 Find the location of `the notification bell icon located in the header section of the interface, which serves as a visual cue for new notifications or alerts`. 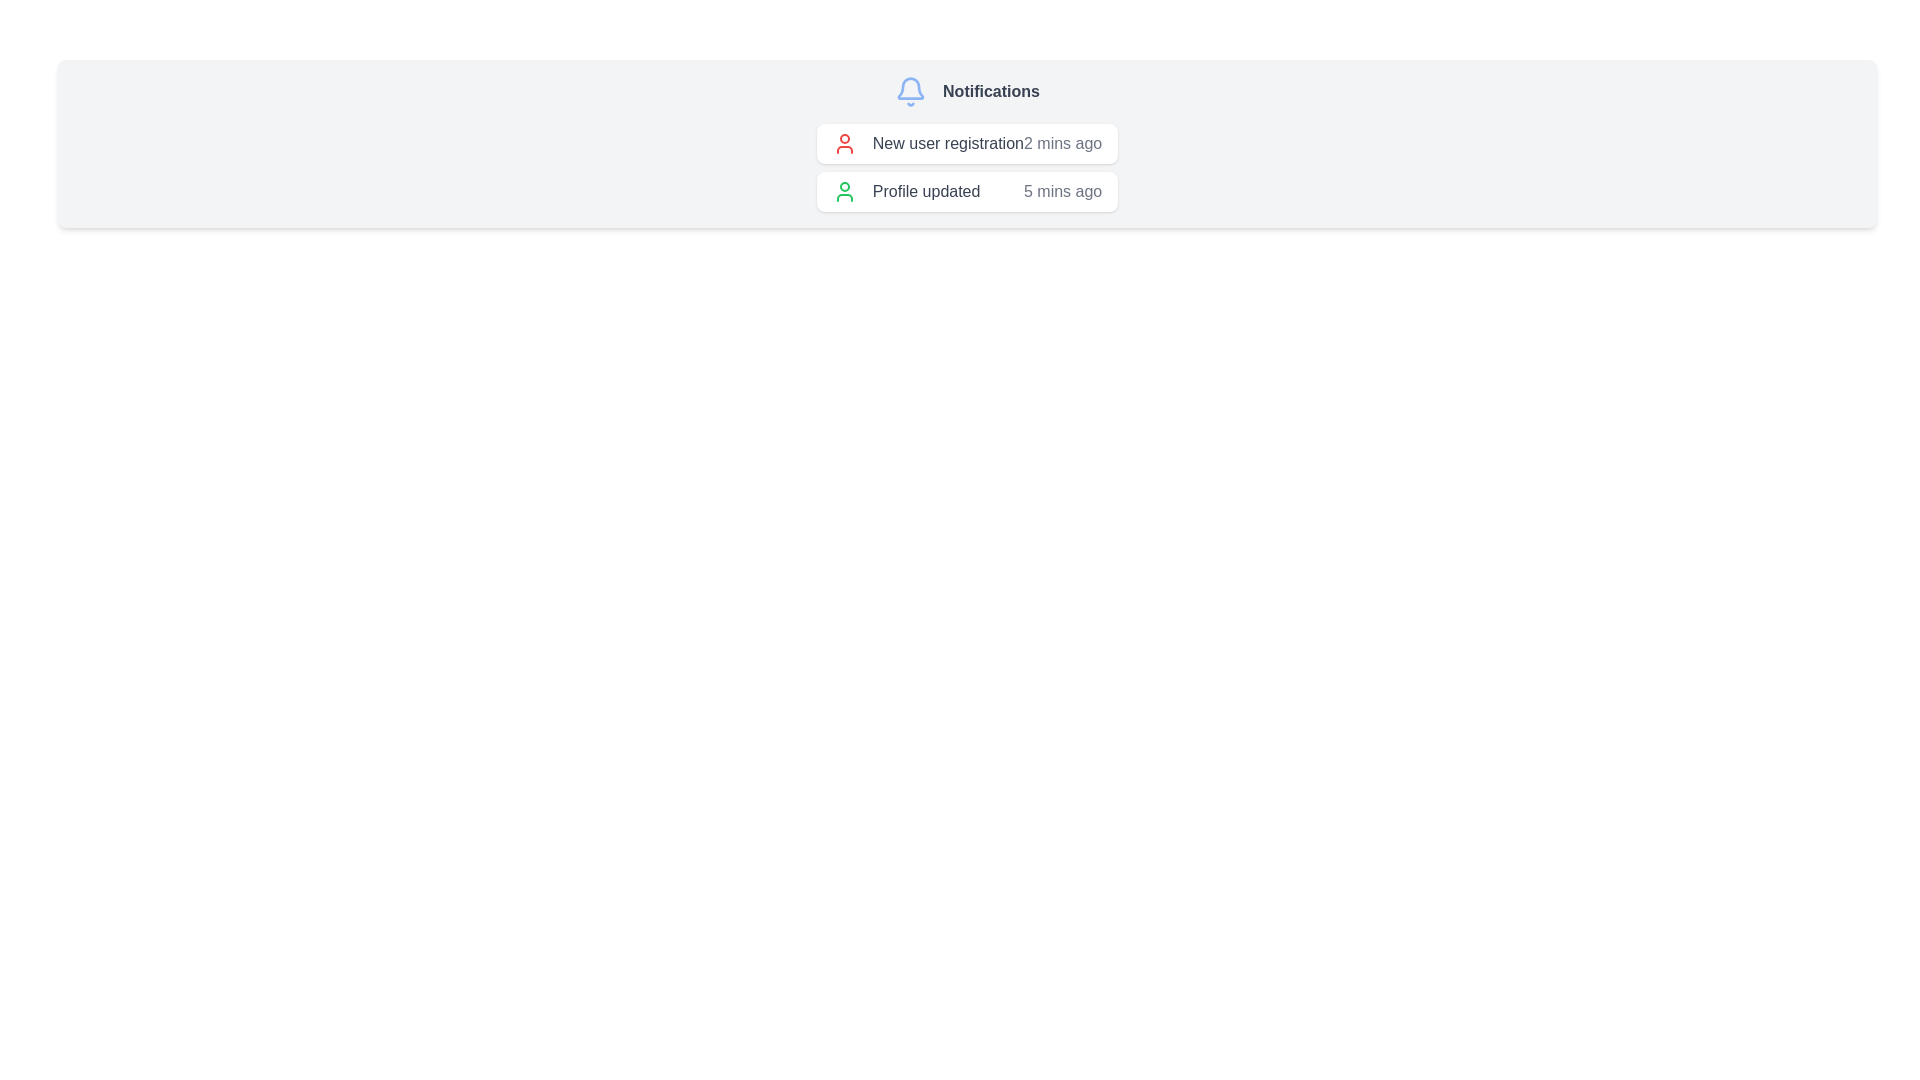

the notification bell icon located in the header section of the interface, which serves as a visual cue for new notifications or alerts is located at coordinates (910, 92).